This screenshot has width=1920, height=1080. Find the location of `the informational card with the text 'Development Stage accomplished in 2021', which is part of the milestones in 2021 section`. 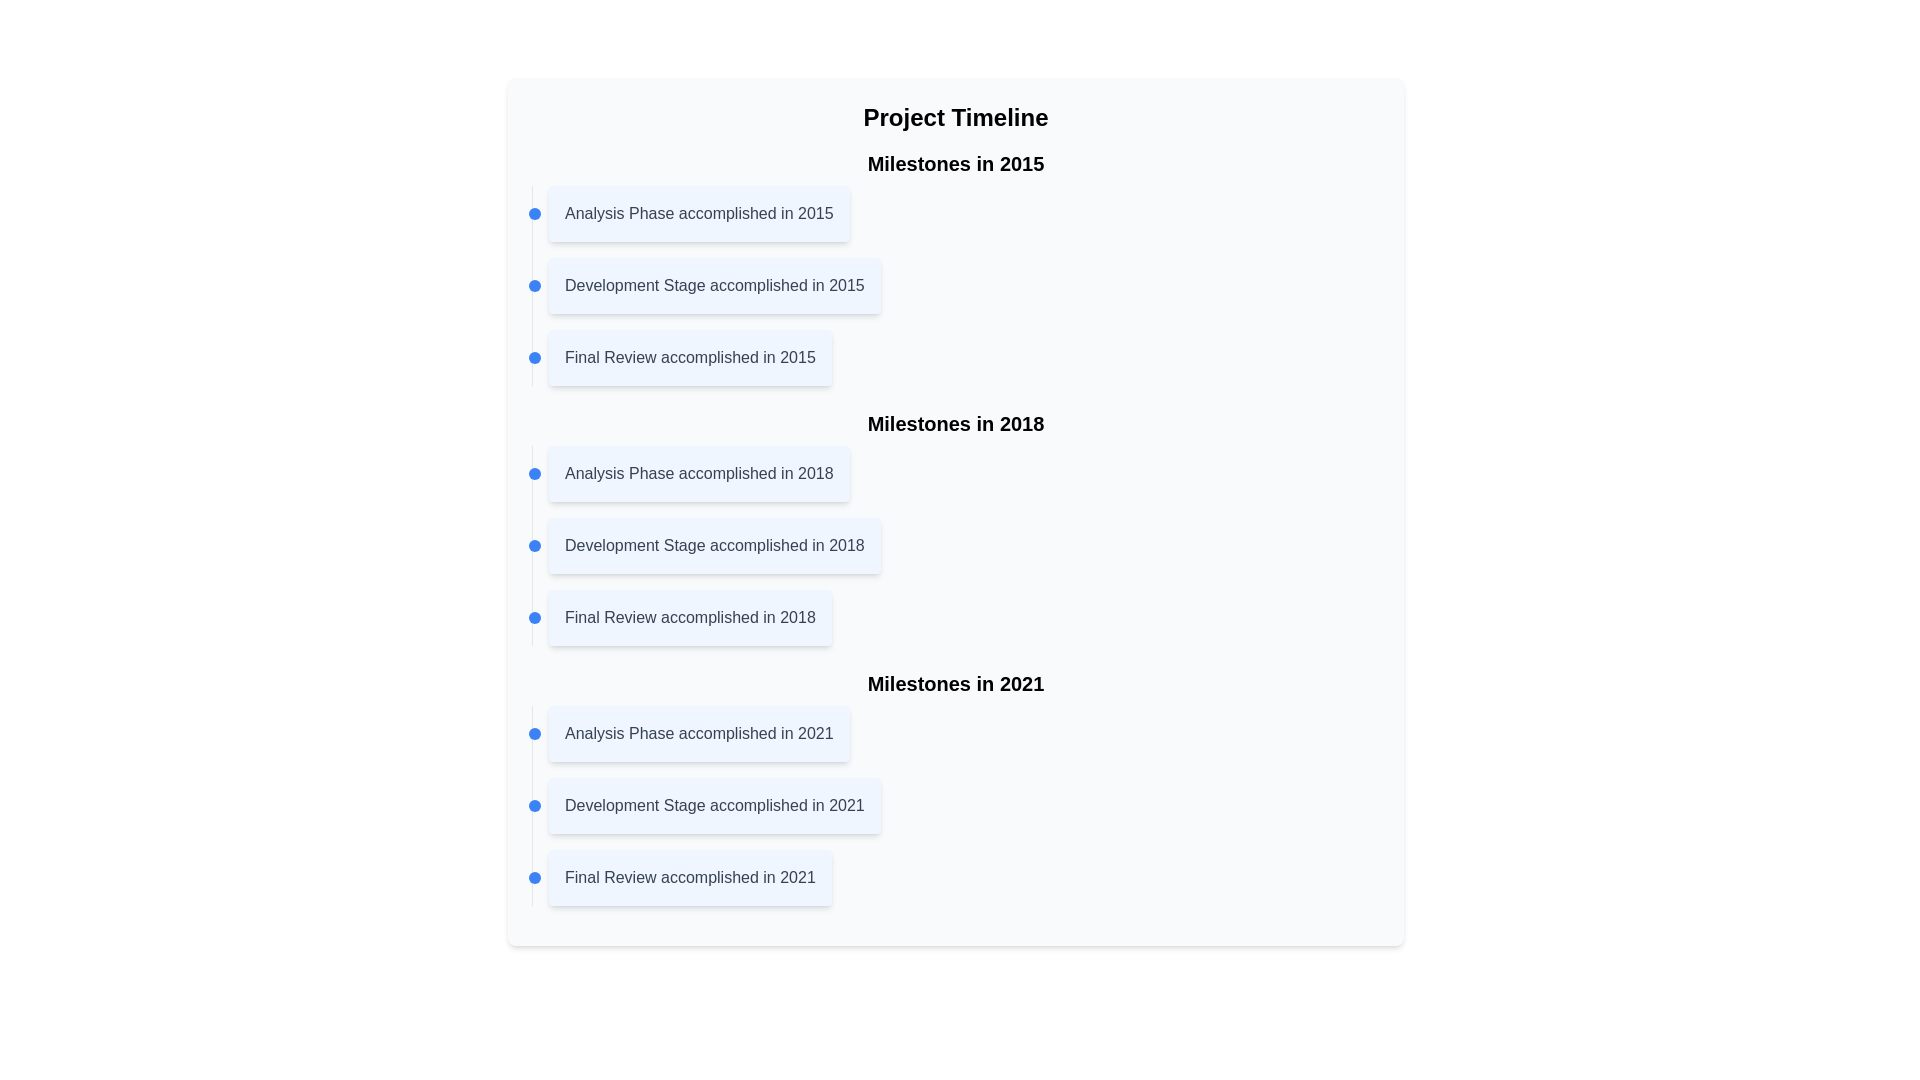

the informational card with the text 'Development Stage accomplished in 2021', which is part of the milestones in 2021 section is located at coordinates (714, 805).